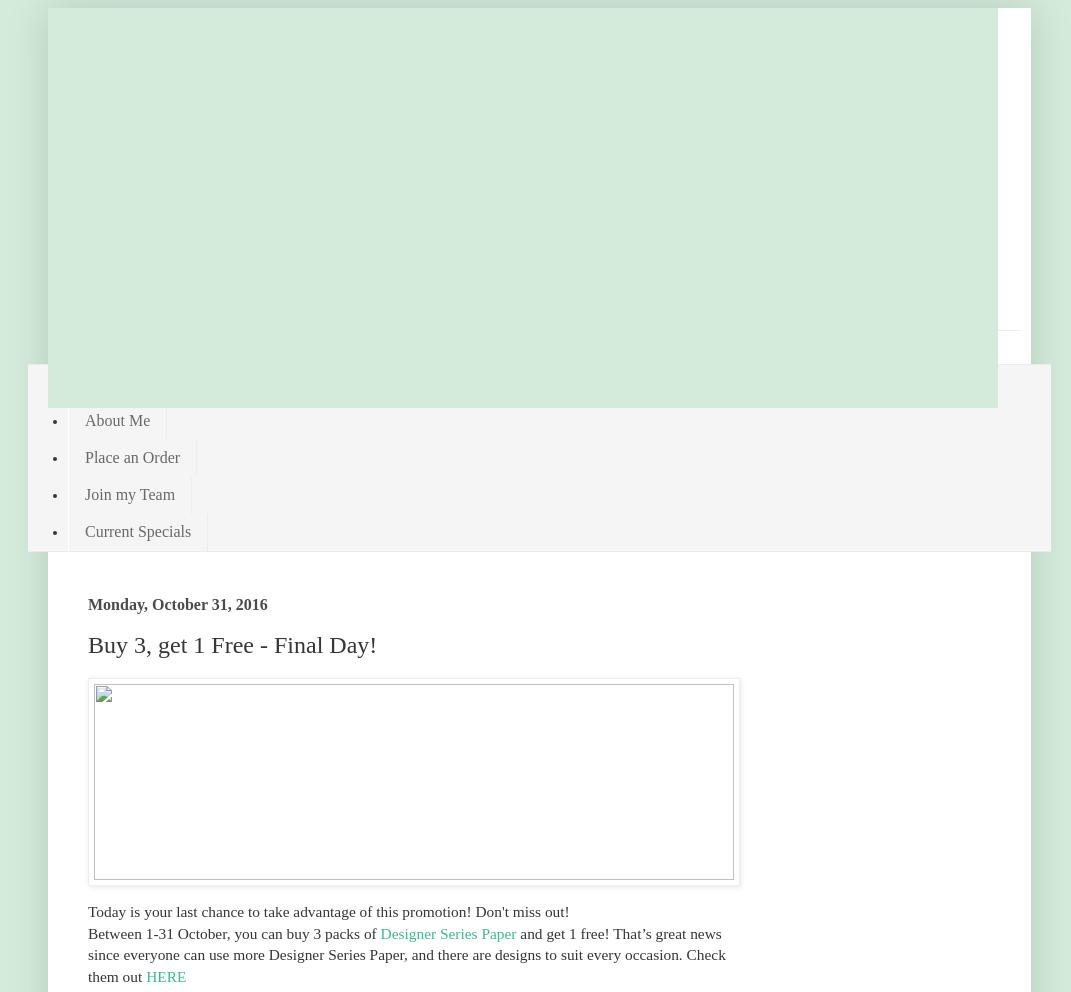 This screenshot has width=1071, height=992. Describe the element at coordinates (76, 338) in the screenshot. I see `'Pages'` at that location.